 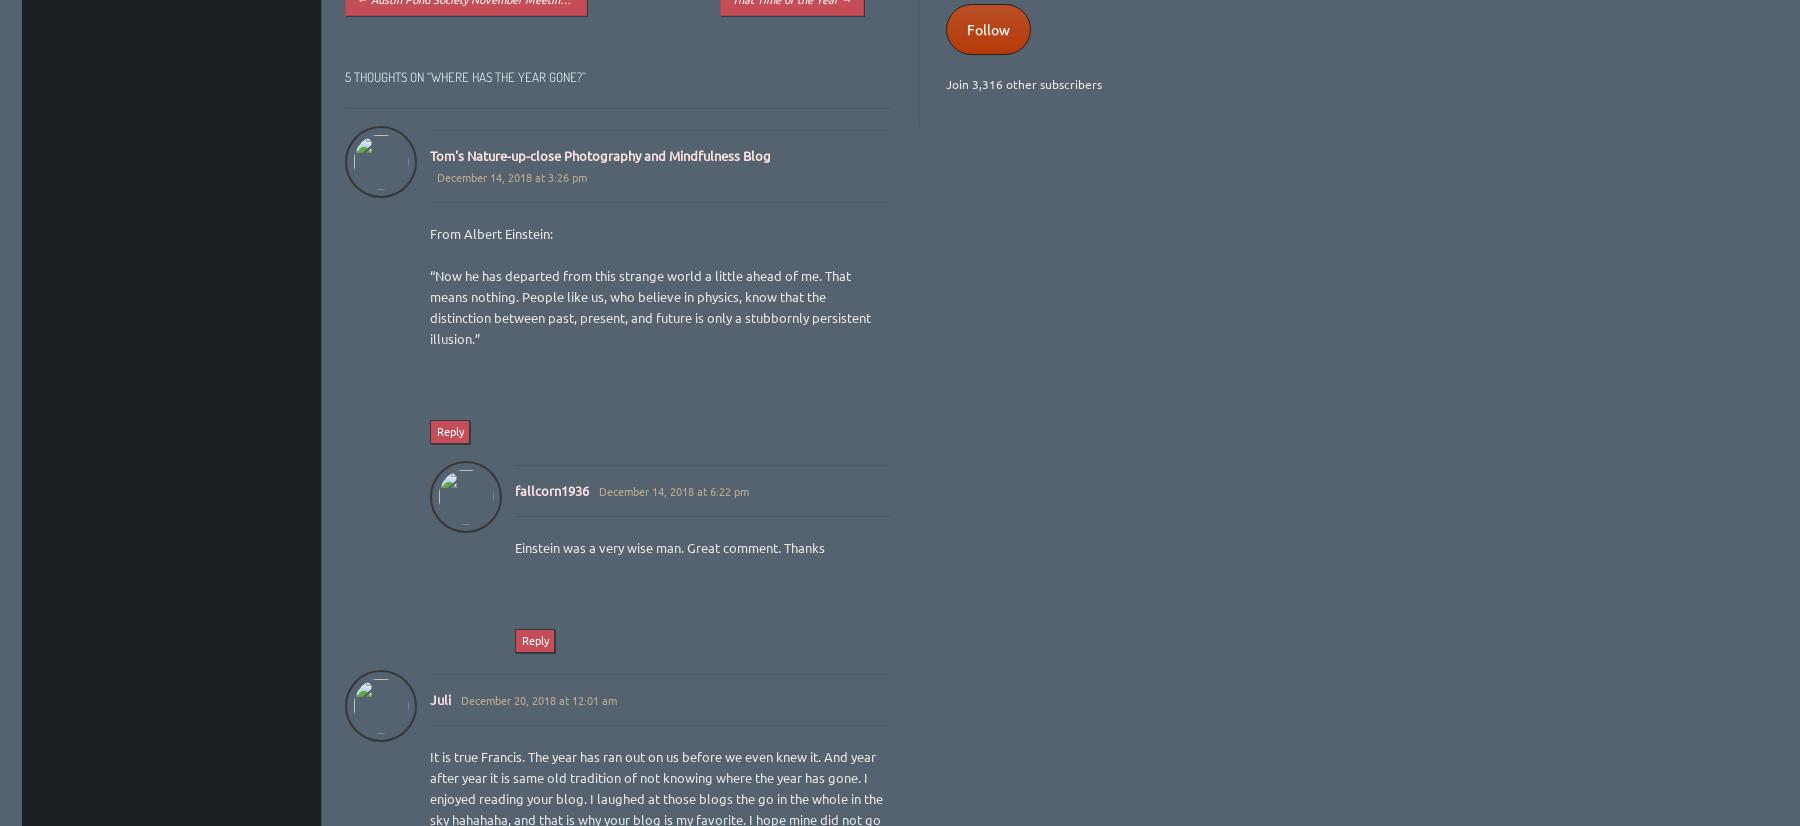 What do you see at coordinates (510, 175) in the screenshot?
I see `'December 14, 2018 at 3:26 pm'` at bounding box center [510, 175].